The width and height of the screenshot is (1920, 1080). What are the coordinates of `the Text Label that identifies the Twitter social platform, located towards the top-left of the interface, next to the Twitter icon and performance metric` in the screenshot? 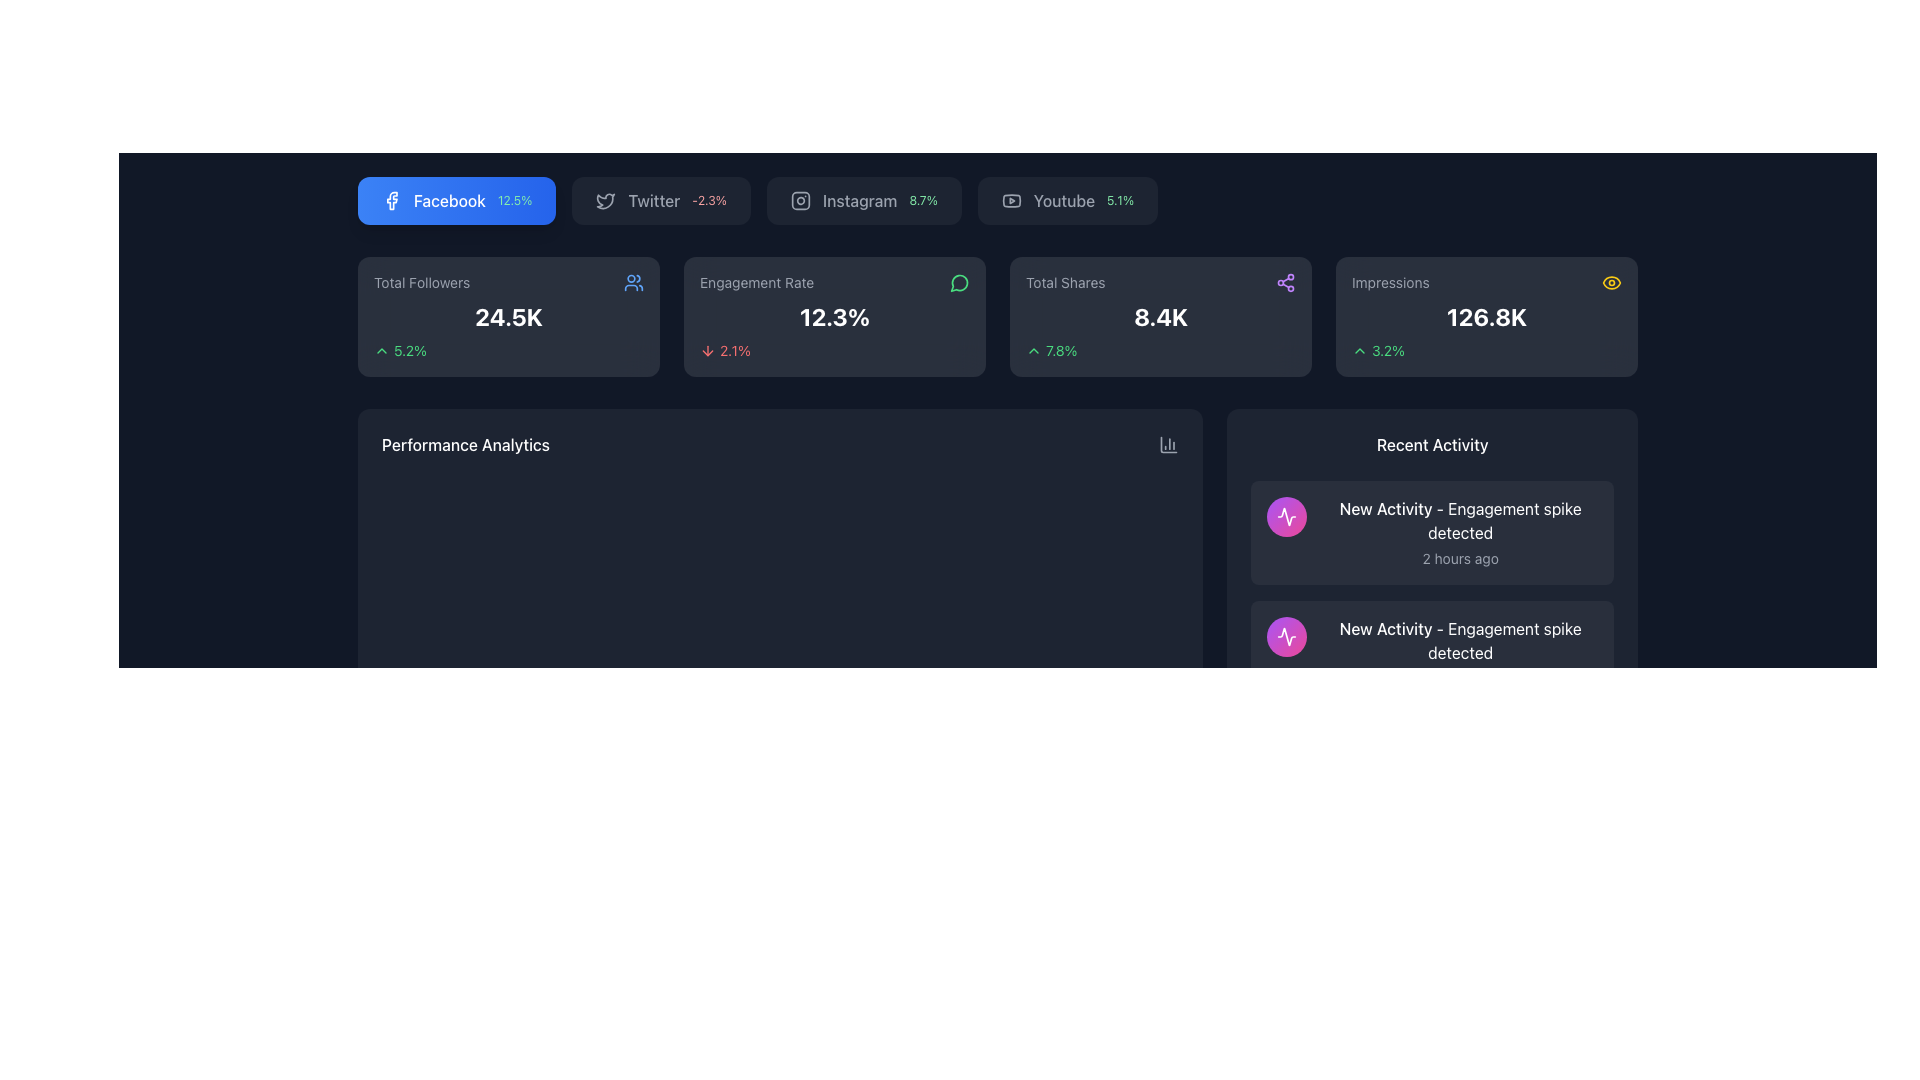 It's located at (654, 200).